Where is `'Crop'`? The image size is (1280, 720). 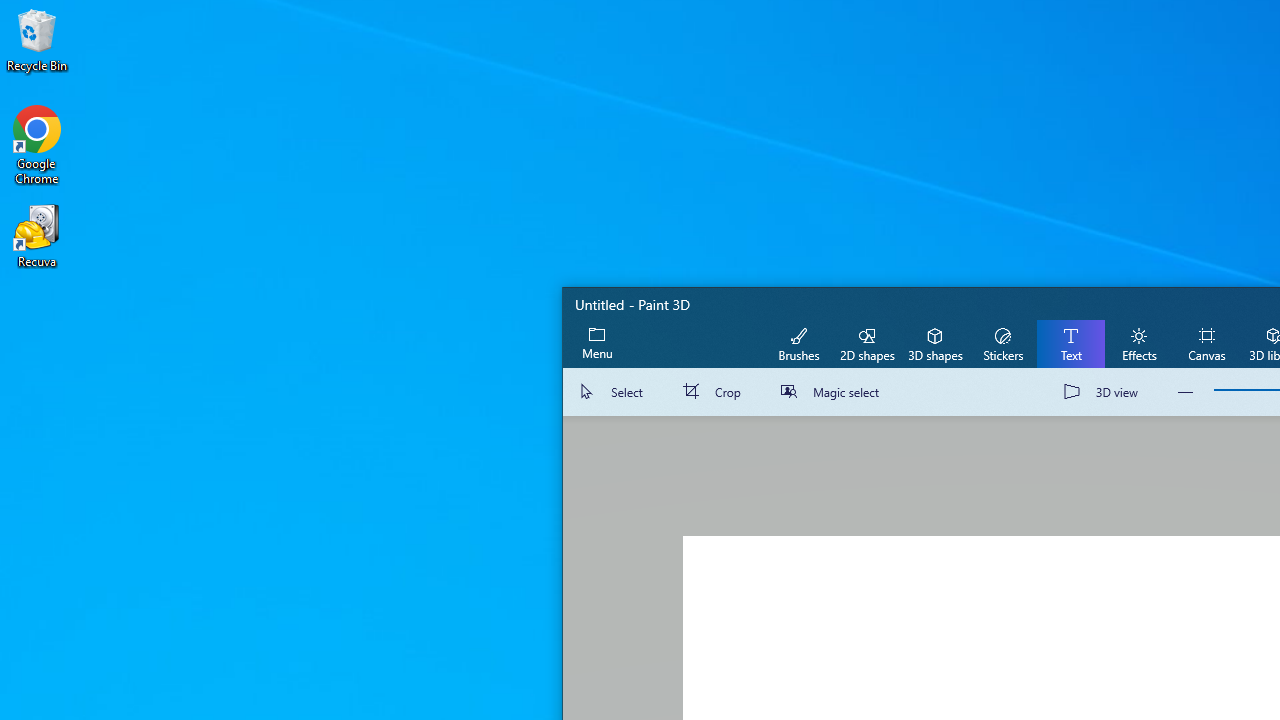 'Crop' is located at coordinates (716, 392).